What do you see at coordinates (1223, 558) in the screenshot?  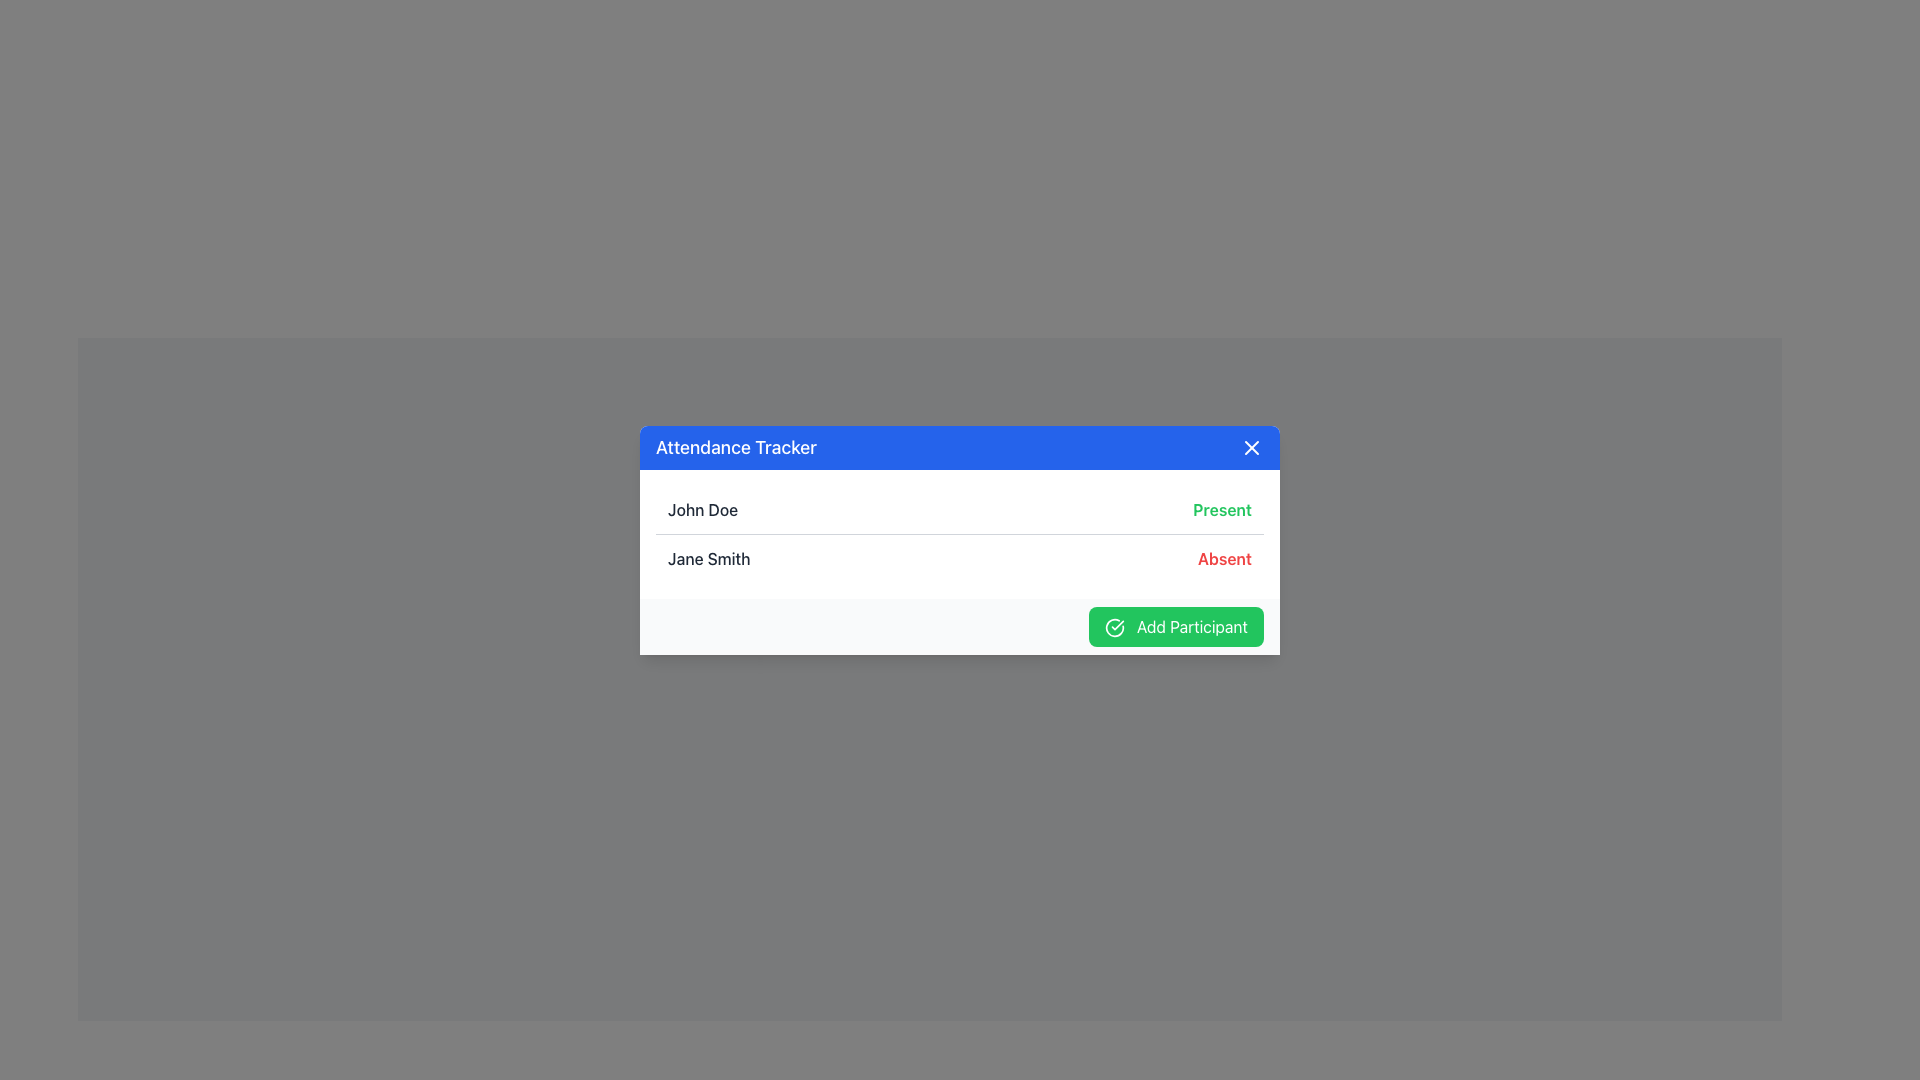 I see `the status indicator text label that shows 'absent' for 'Jane Smith', located to the right of her name in the second row of the table-like interface` at bounding box center [1223, 558].